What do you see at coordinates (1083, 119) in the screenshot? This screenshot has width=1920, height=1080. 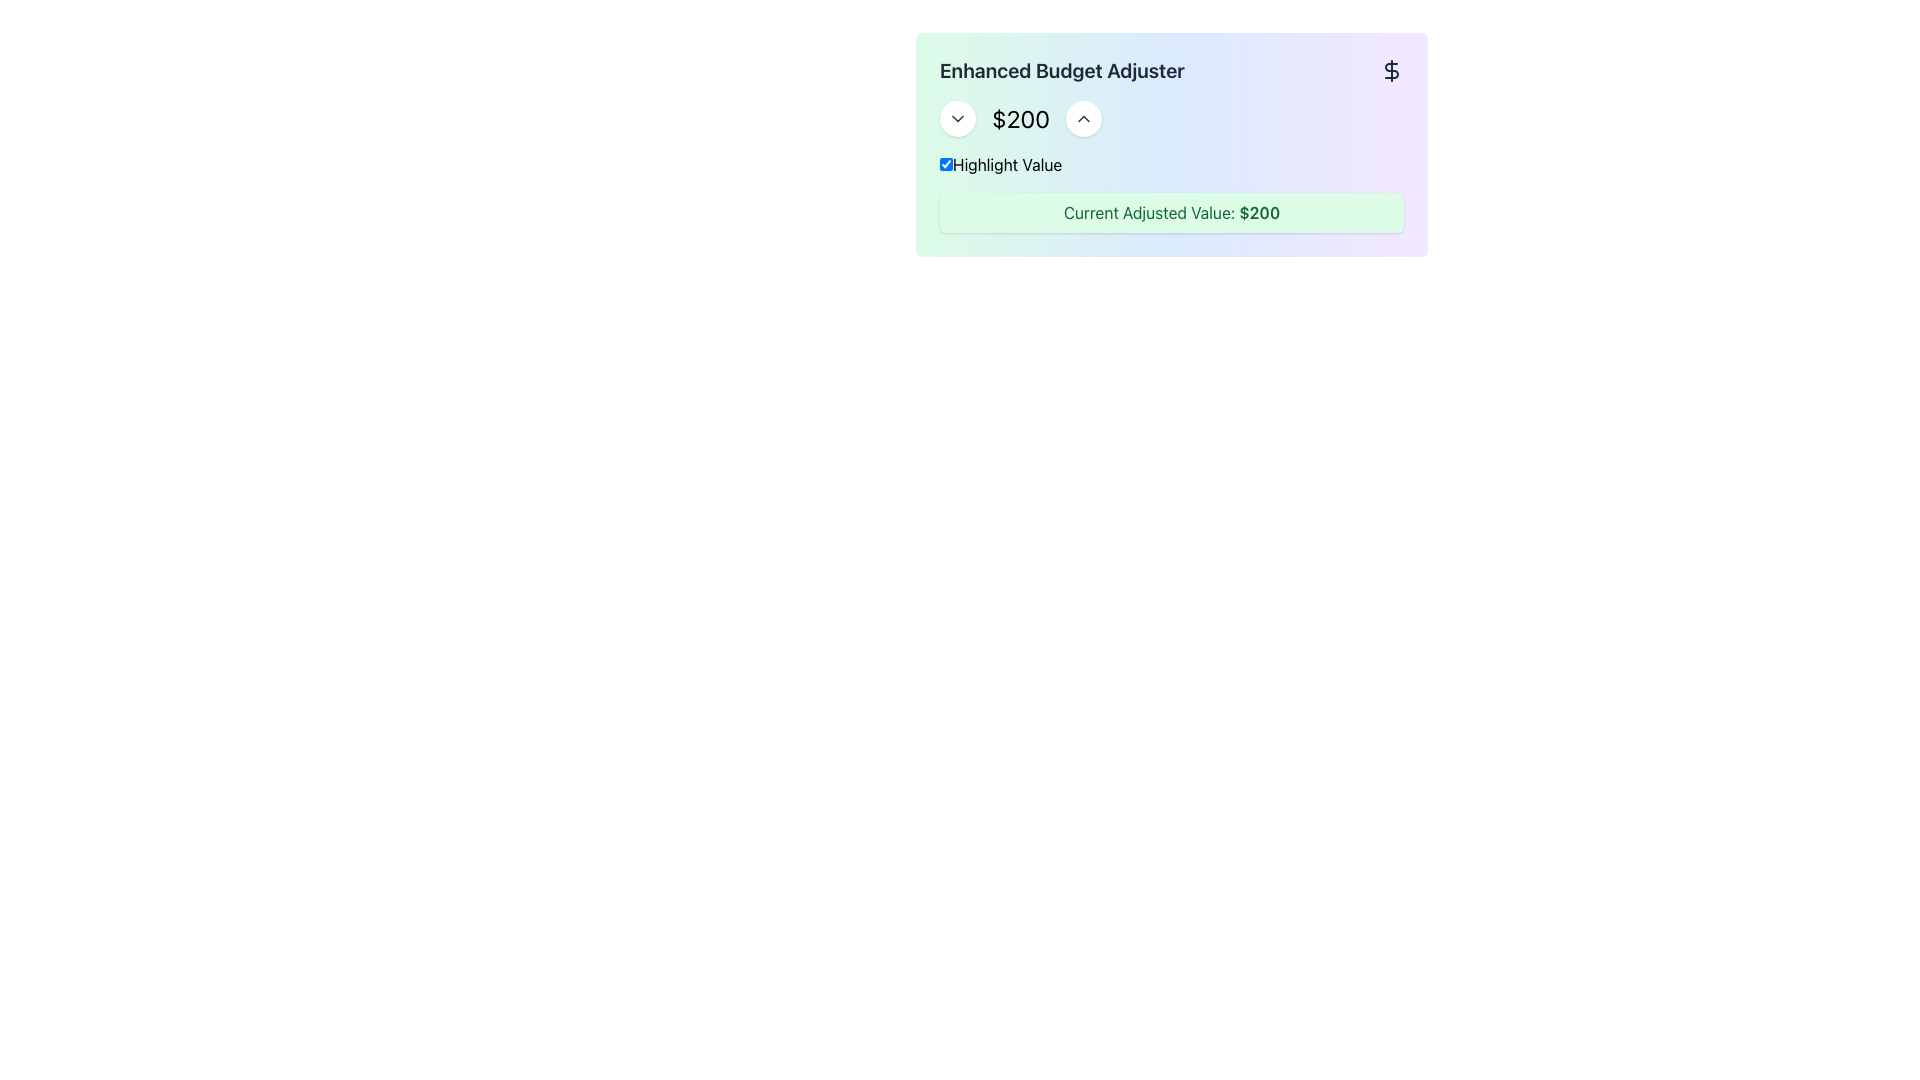 I see `the Chevron Icon for Upward Navigation located immediately to the right of the '$200' text in the Enhanced Budget Adjuster box to increment the budget value` at bounding box center [1083, 119].